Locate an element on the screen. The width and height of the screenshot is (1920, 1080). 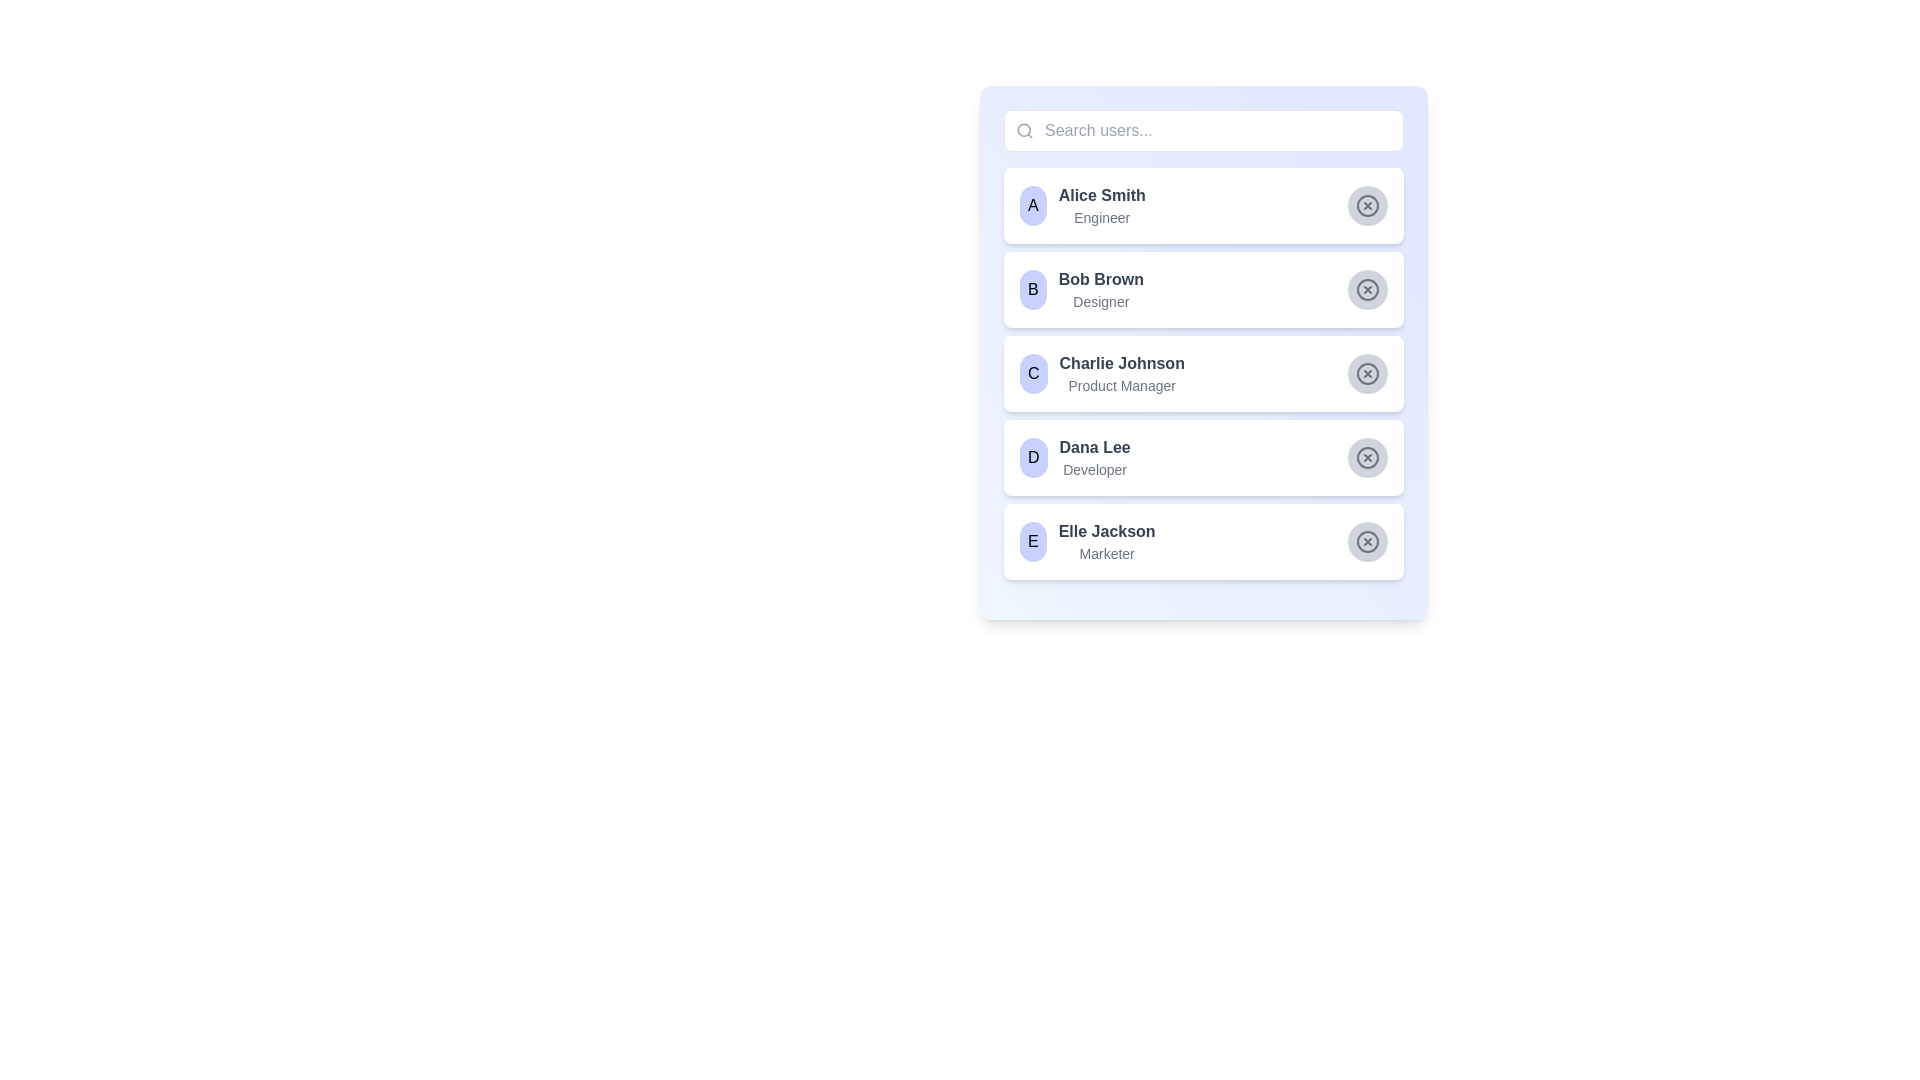
text label identifying the user 'Bob Brown', which is located above the designation 'Designer' in the second user card of the user list is located at coordinates (1100, 280).